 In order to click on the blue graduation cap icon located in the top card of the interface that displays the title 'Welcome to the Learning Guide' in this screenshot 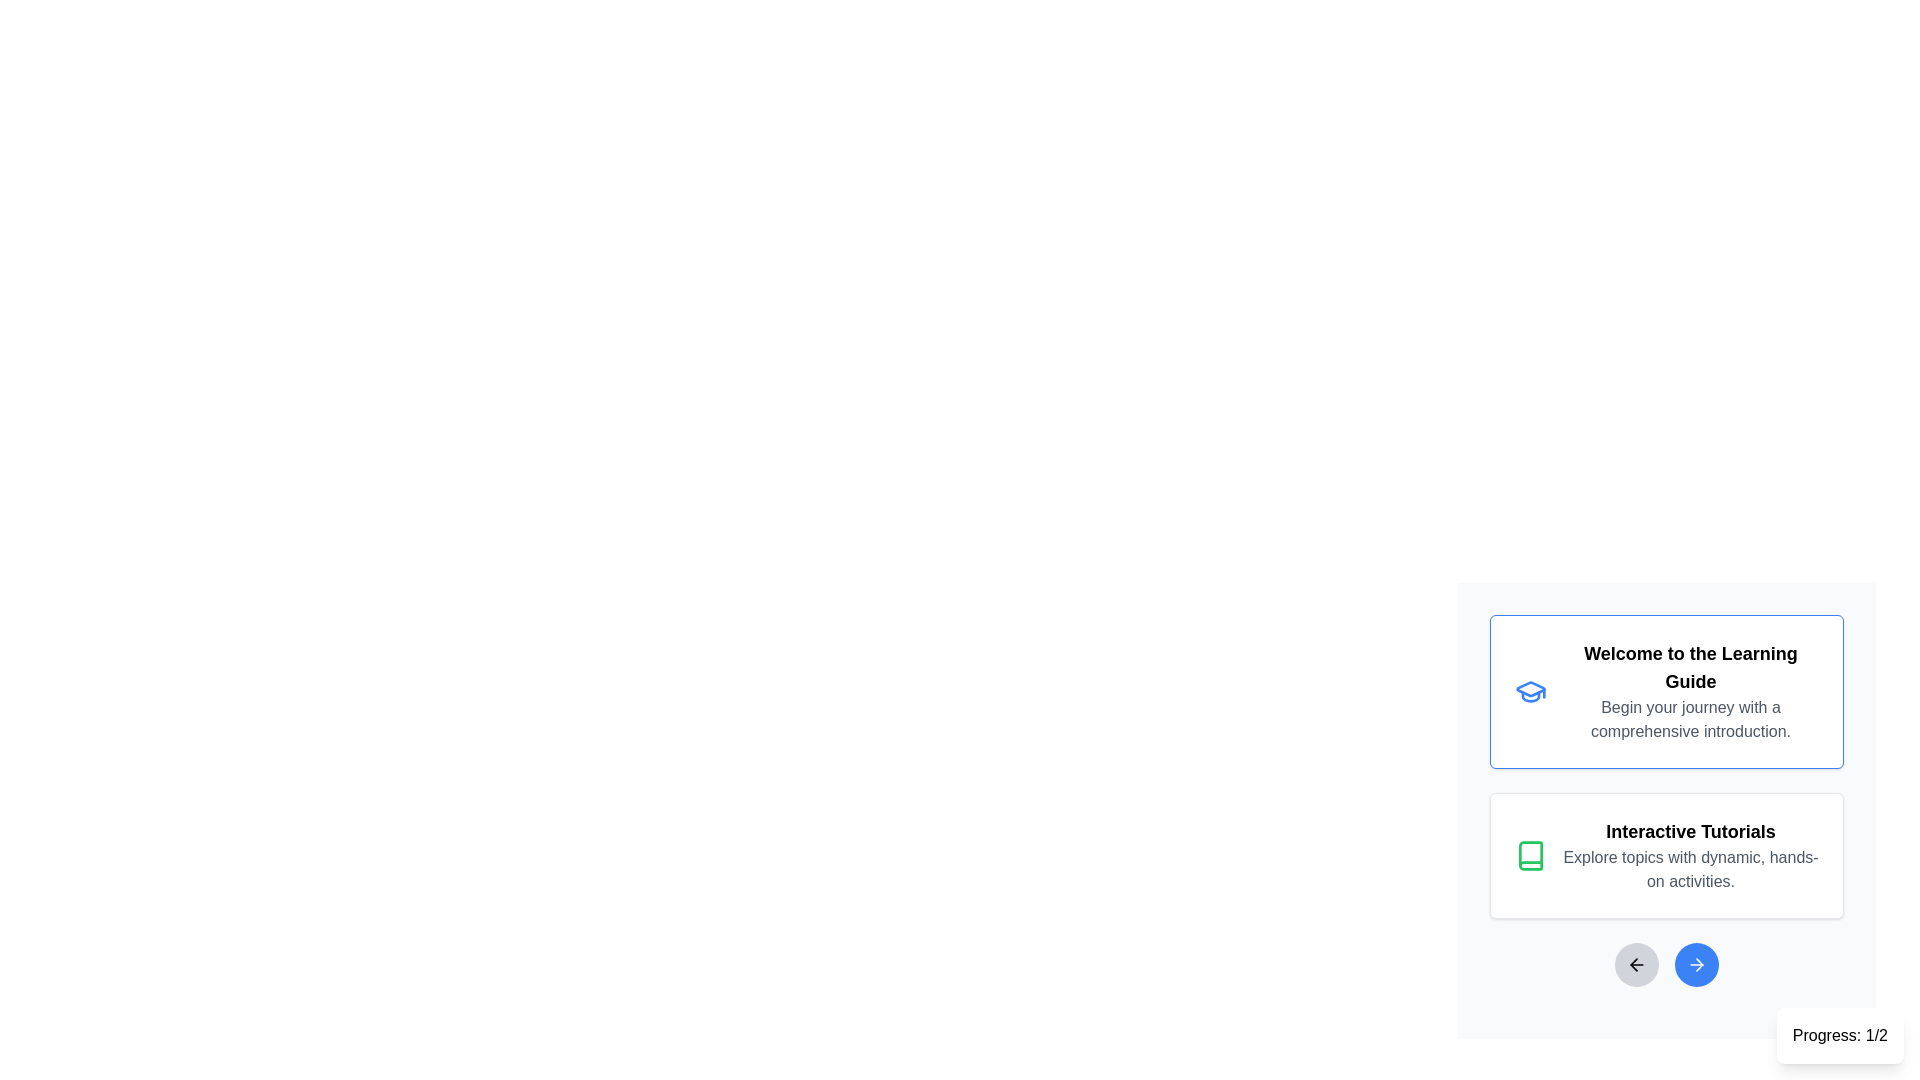, I will do `click(1530, 690)`.